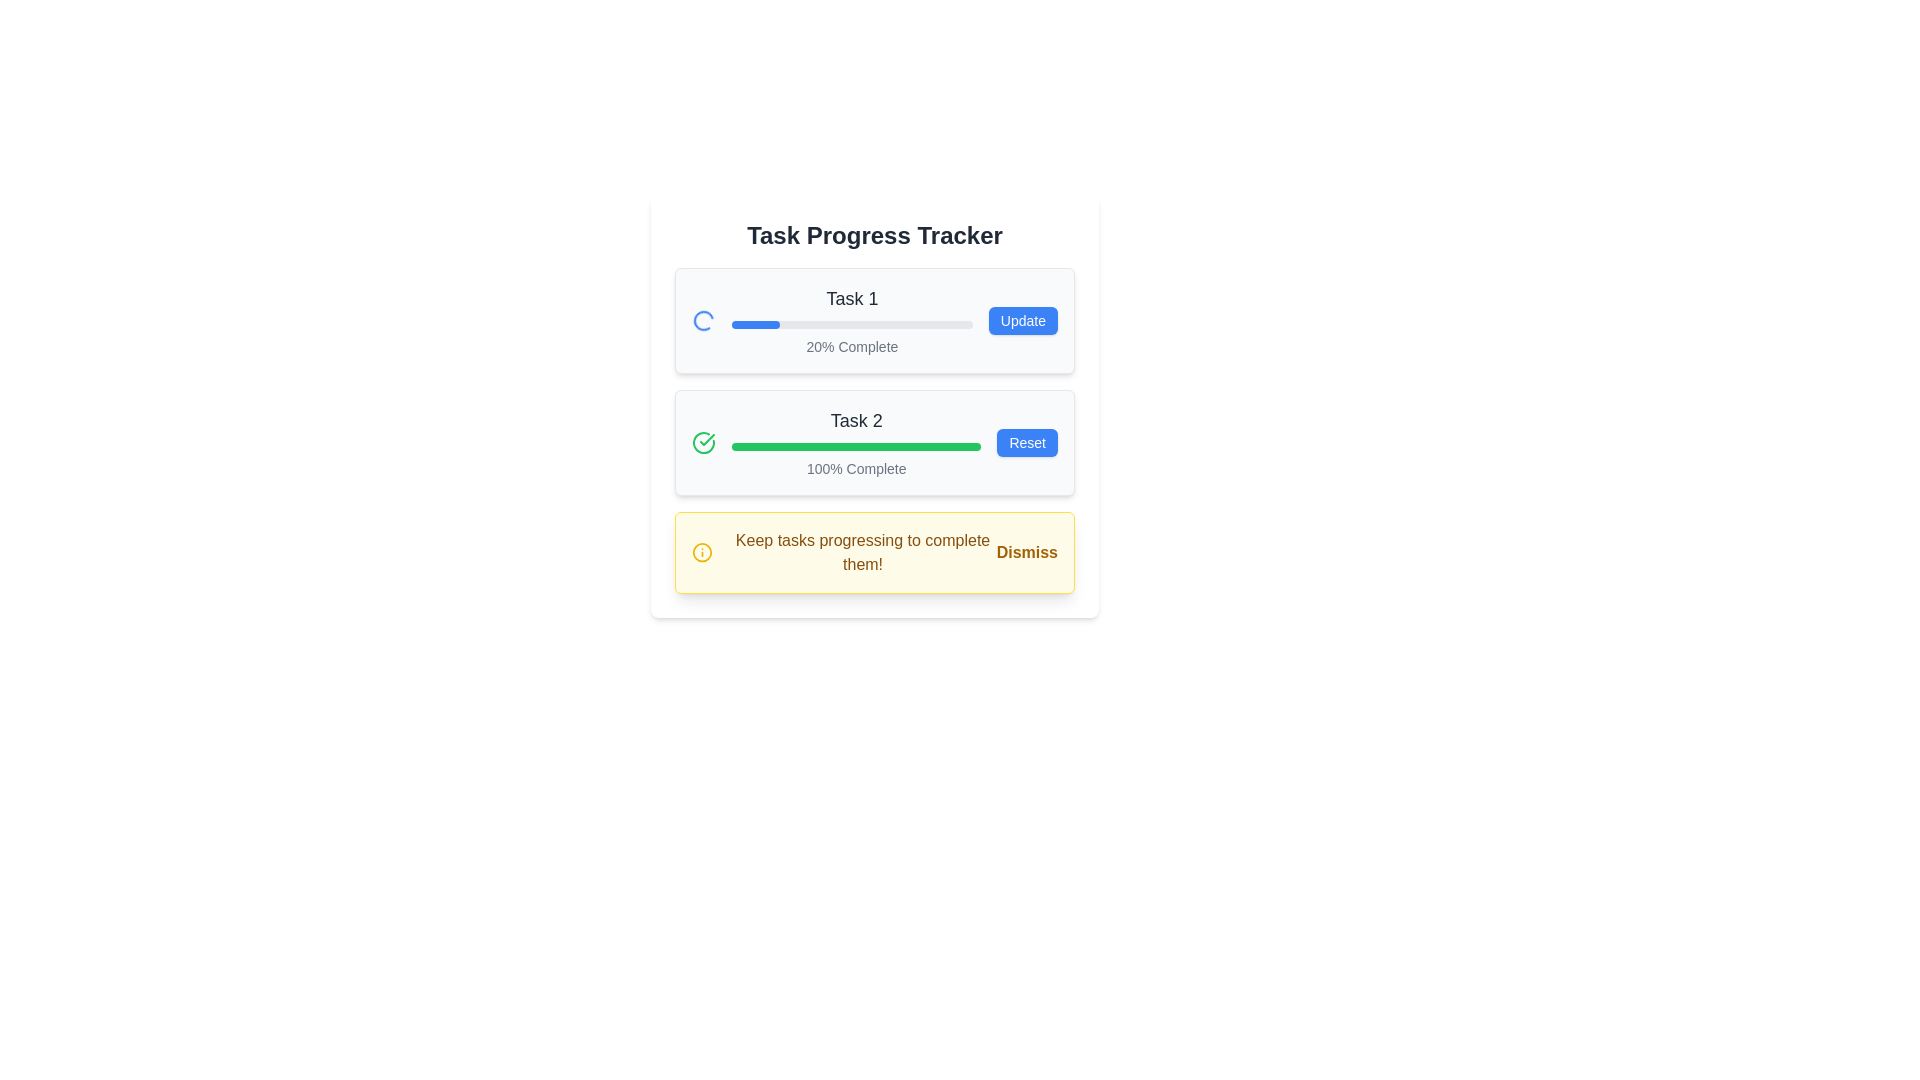  I want to click on the Progress Bar element under the title 'Task 1', so click(851, 319).